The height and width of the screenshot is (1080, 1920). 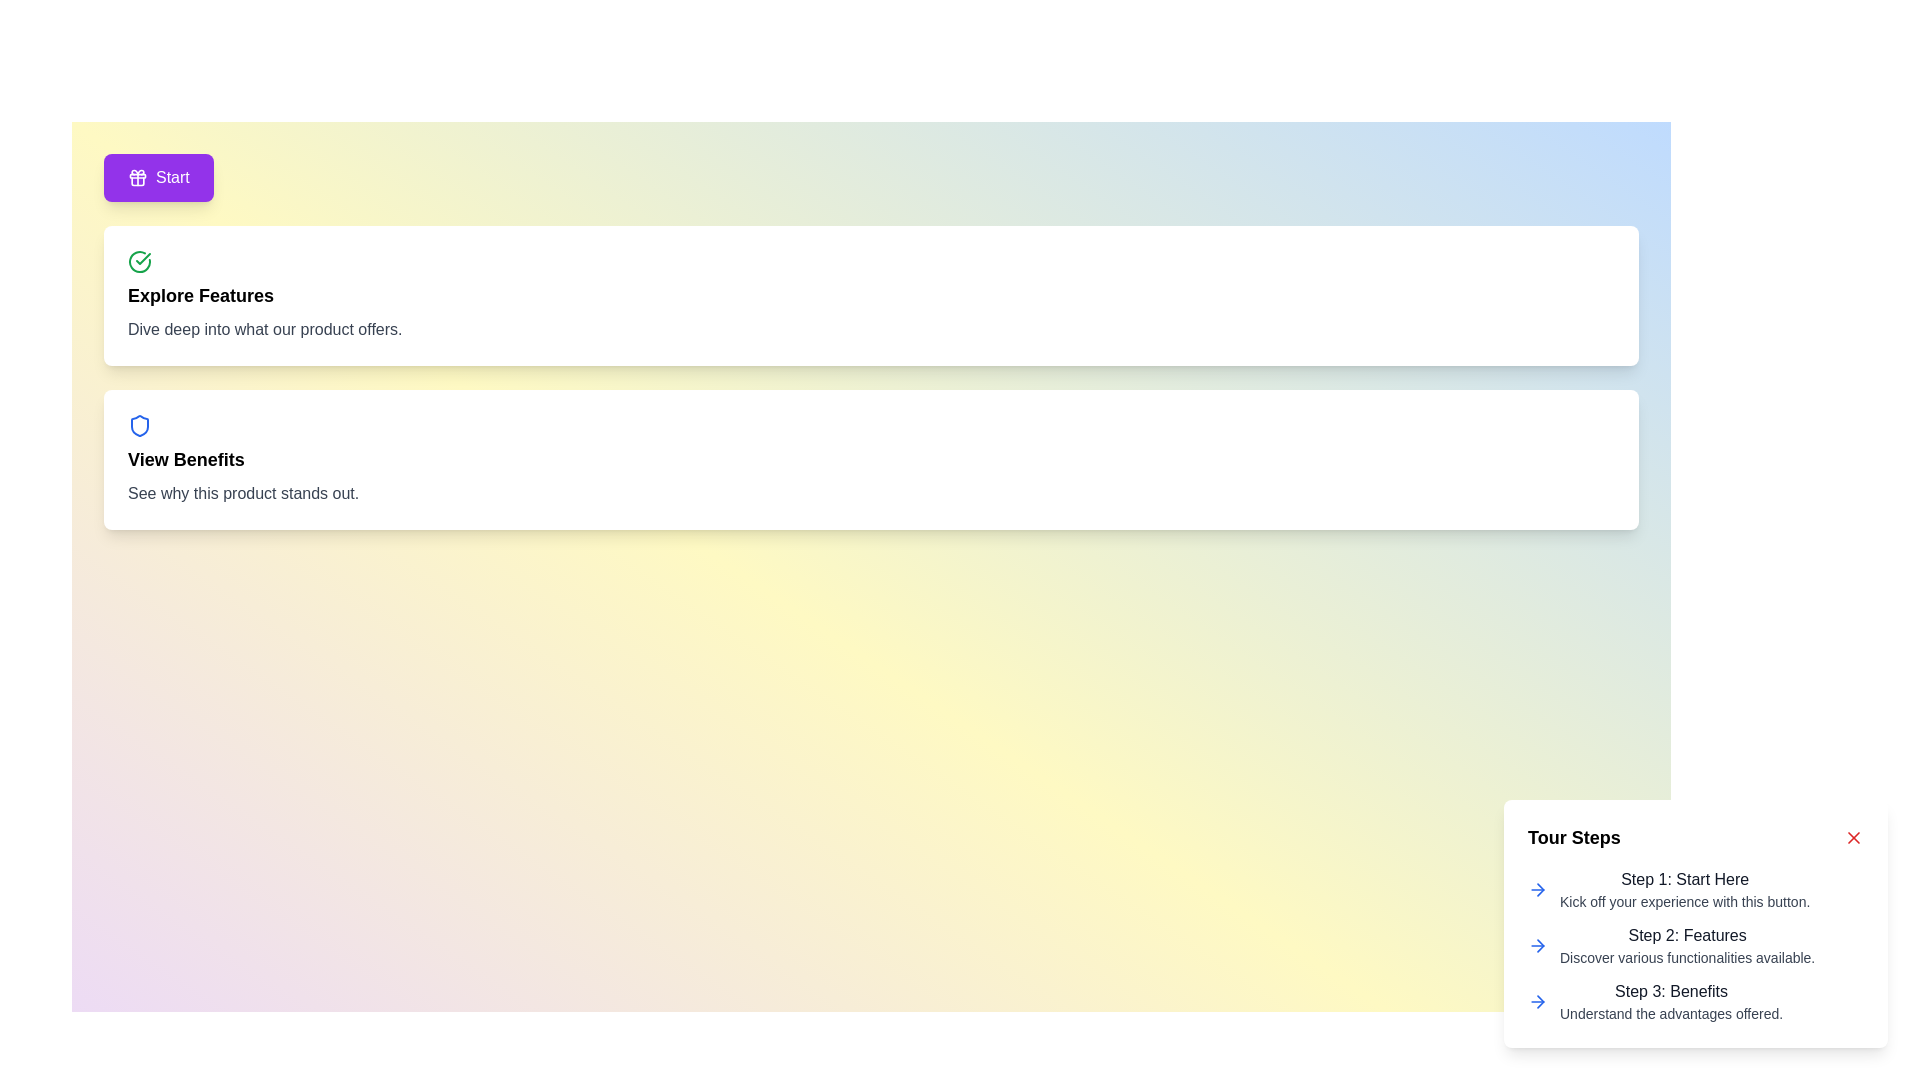 What do you see at coordinates (138, 424) in the screenshot?
I see `the decorative icon representing protection or benefits associated with the 'View Benefits' section, located at the top-left of the card` at bounding box center [138, 424].